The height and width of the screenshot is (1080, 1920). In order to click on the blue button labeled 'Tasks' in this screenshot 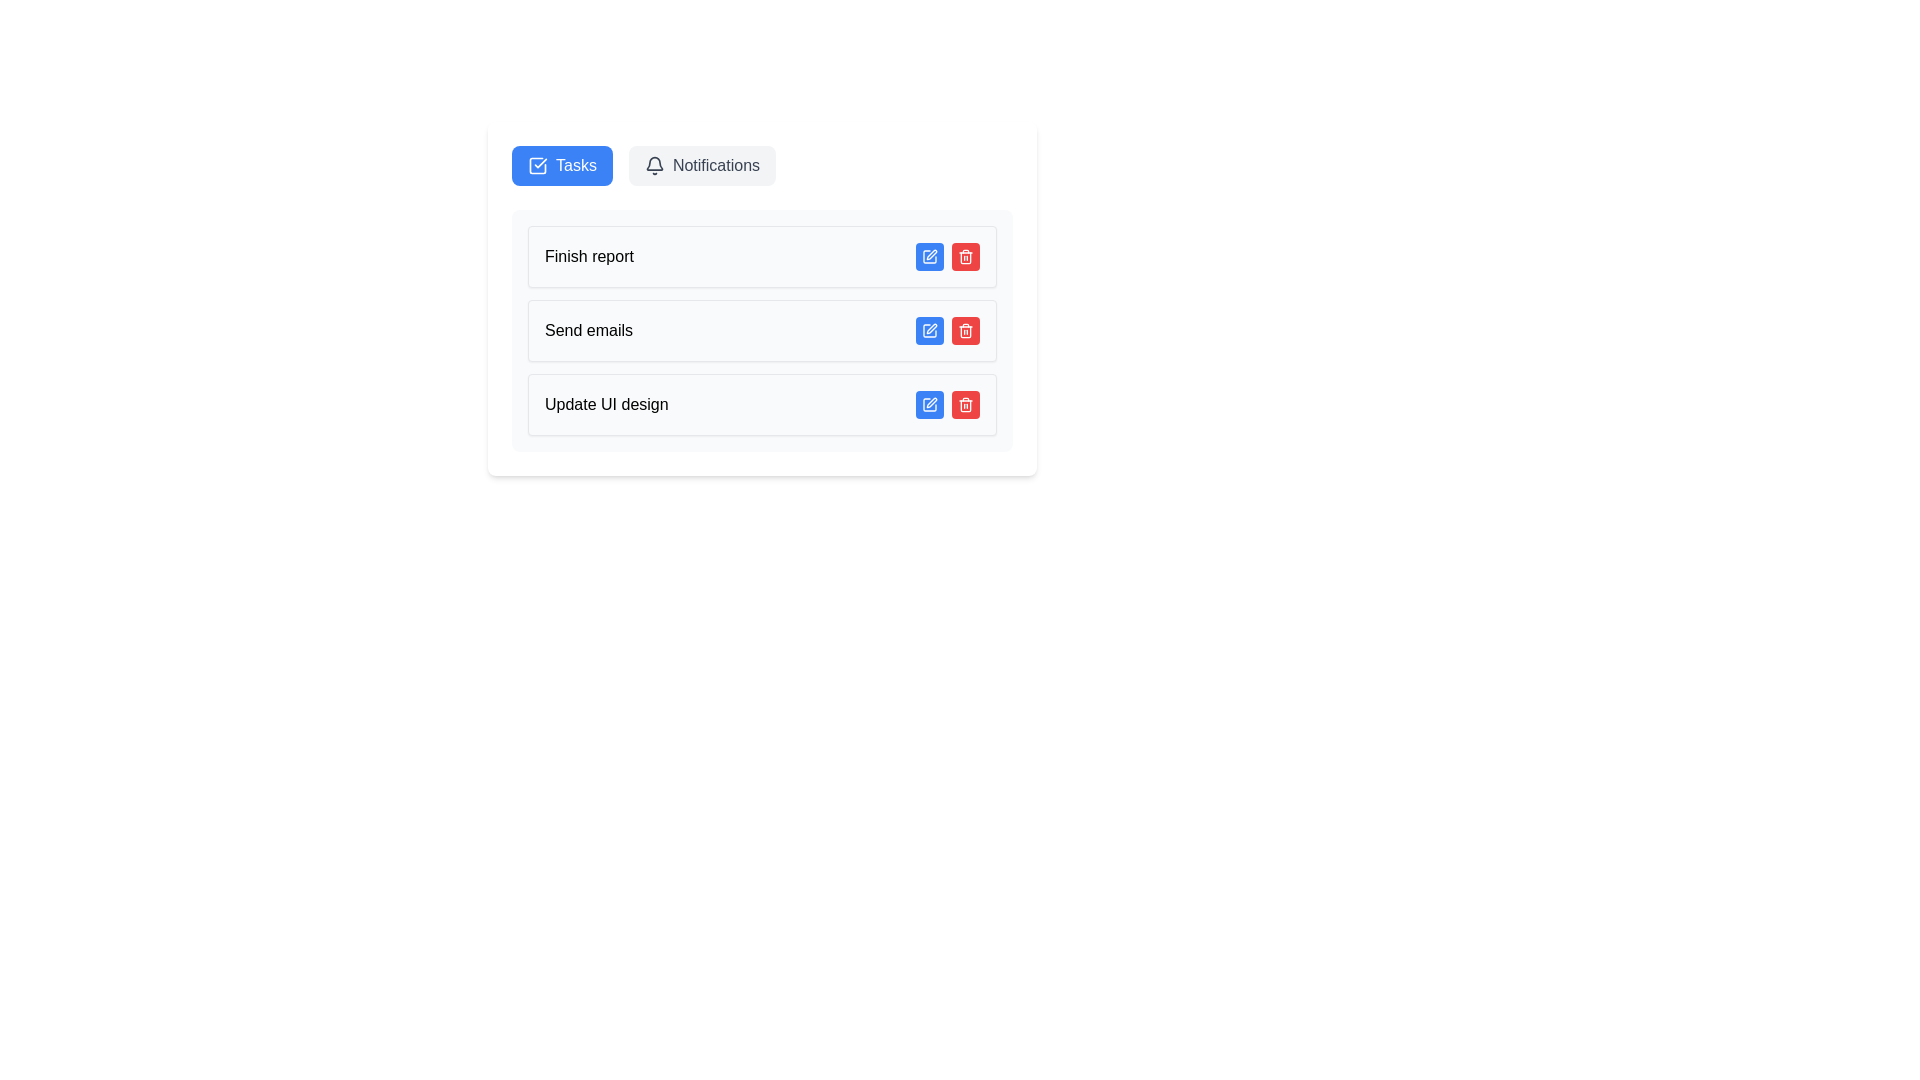, I will do `click(561, 164)`.